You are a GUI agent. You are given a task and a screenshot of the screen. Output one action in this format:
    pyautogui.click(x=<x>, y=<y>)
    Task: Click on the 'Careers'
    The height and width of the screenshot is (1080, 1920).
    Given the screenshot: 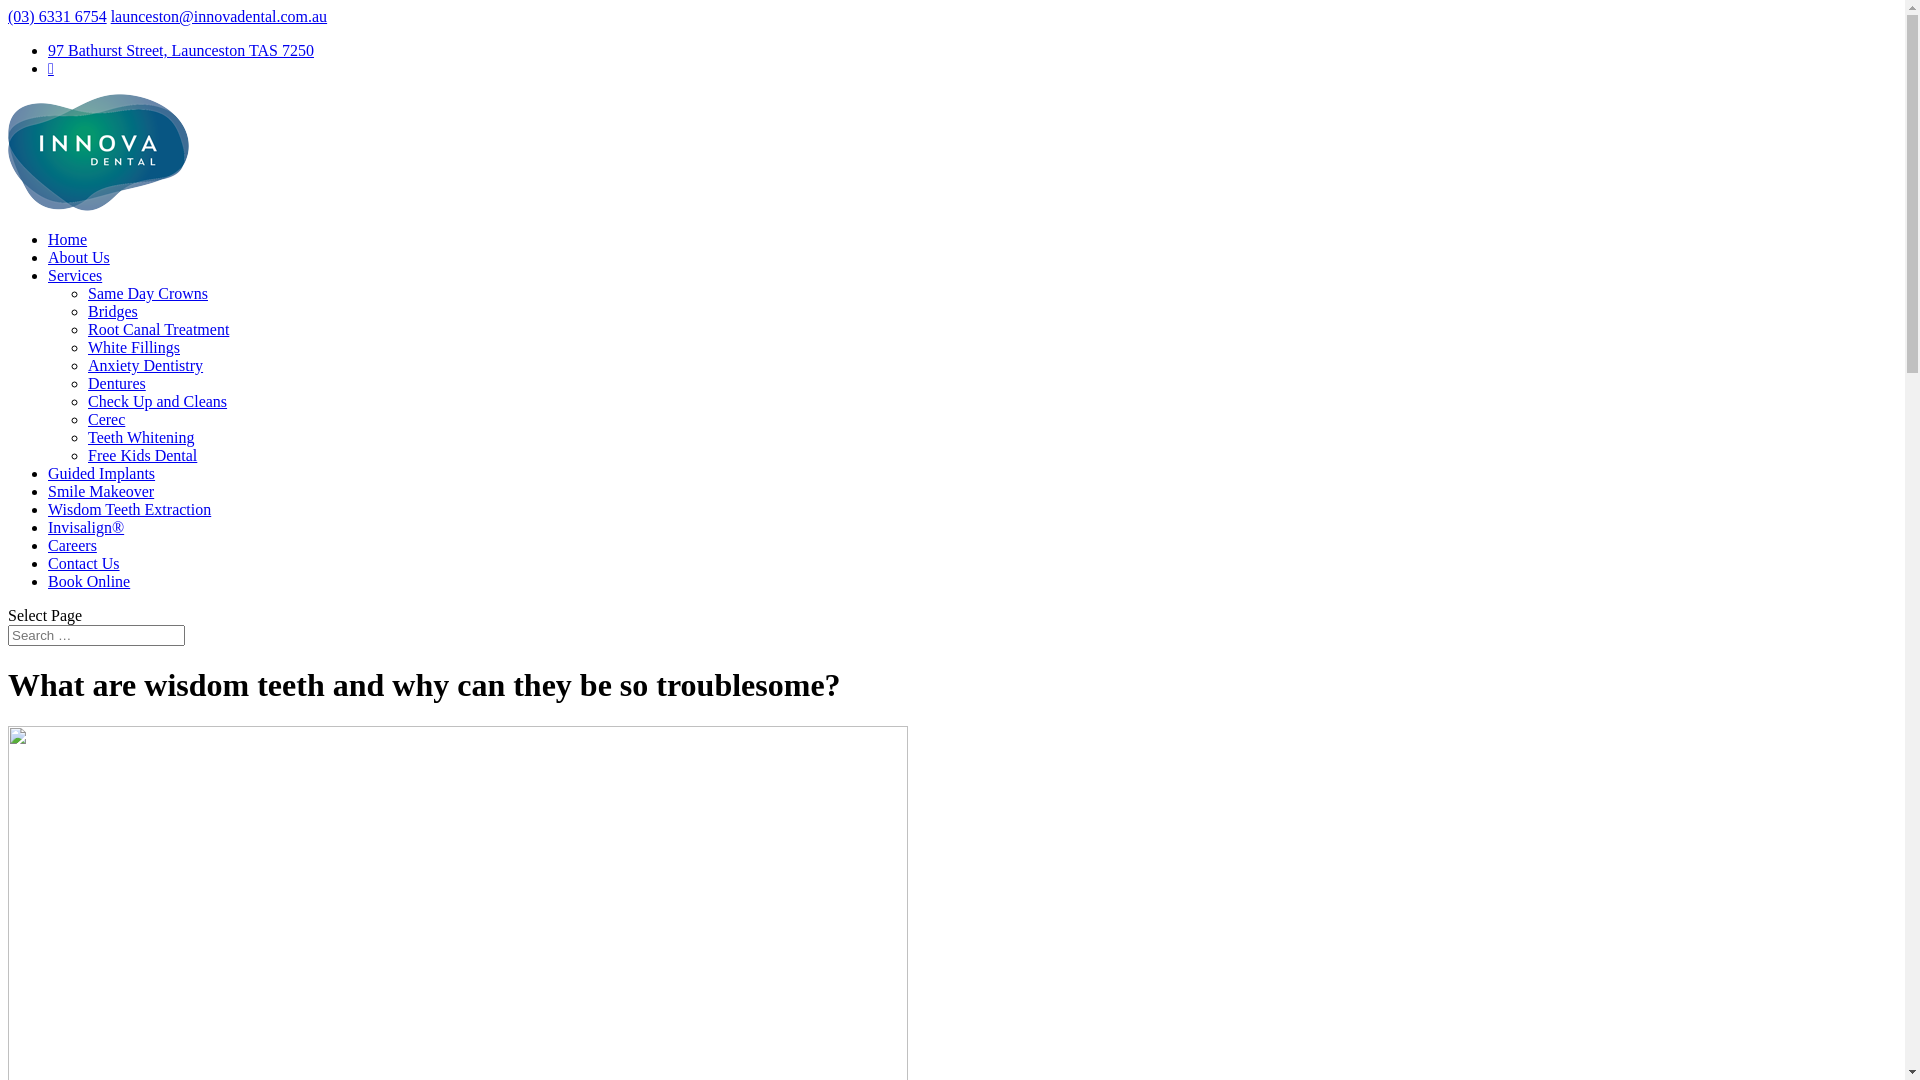 What is the action you would take?
    pyautogui.click(x=72, y=545)
    